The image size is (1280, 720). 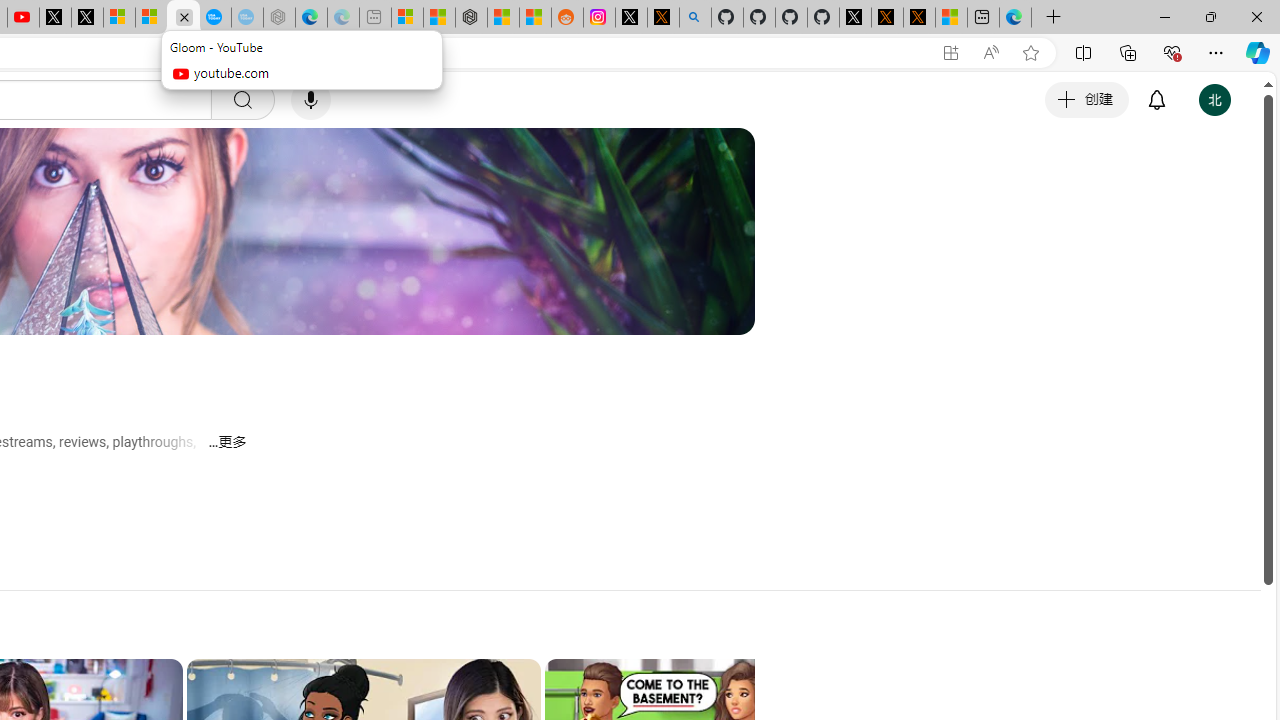 What do you see at coordinates (1031, 52) in the screenshot?
I see `'Add this page to favorites (Ctrl+D)'` at bounding box center [1031, 52].